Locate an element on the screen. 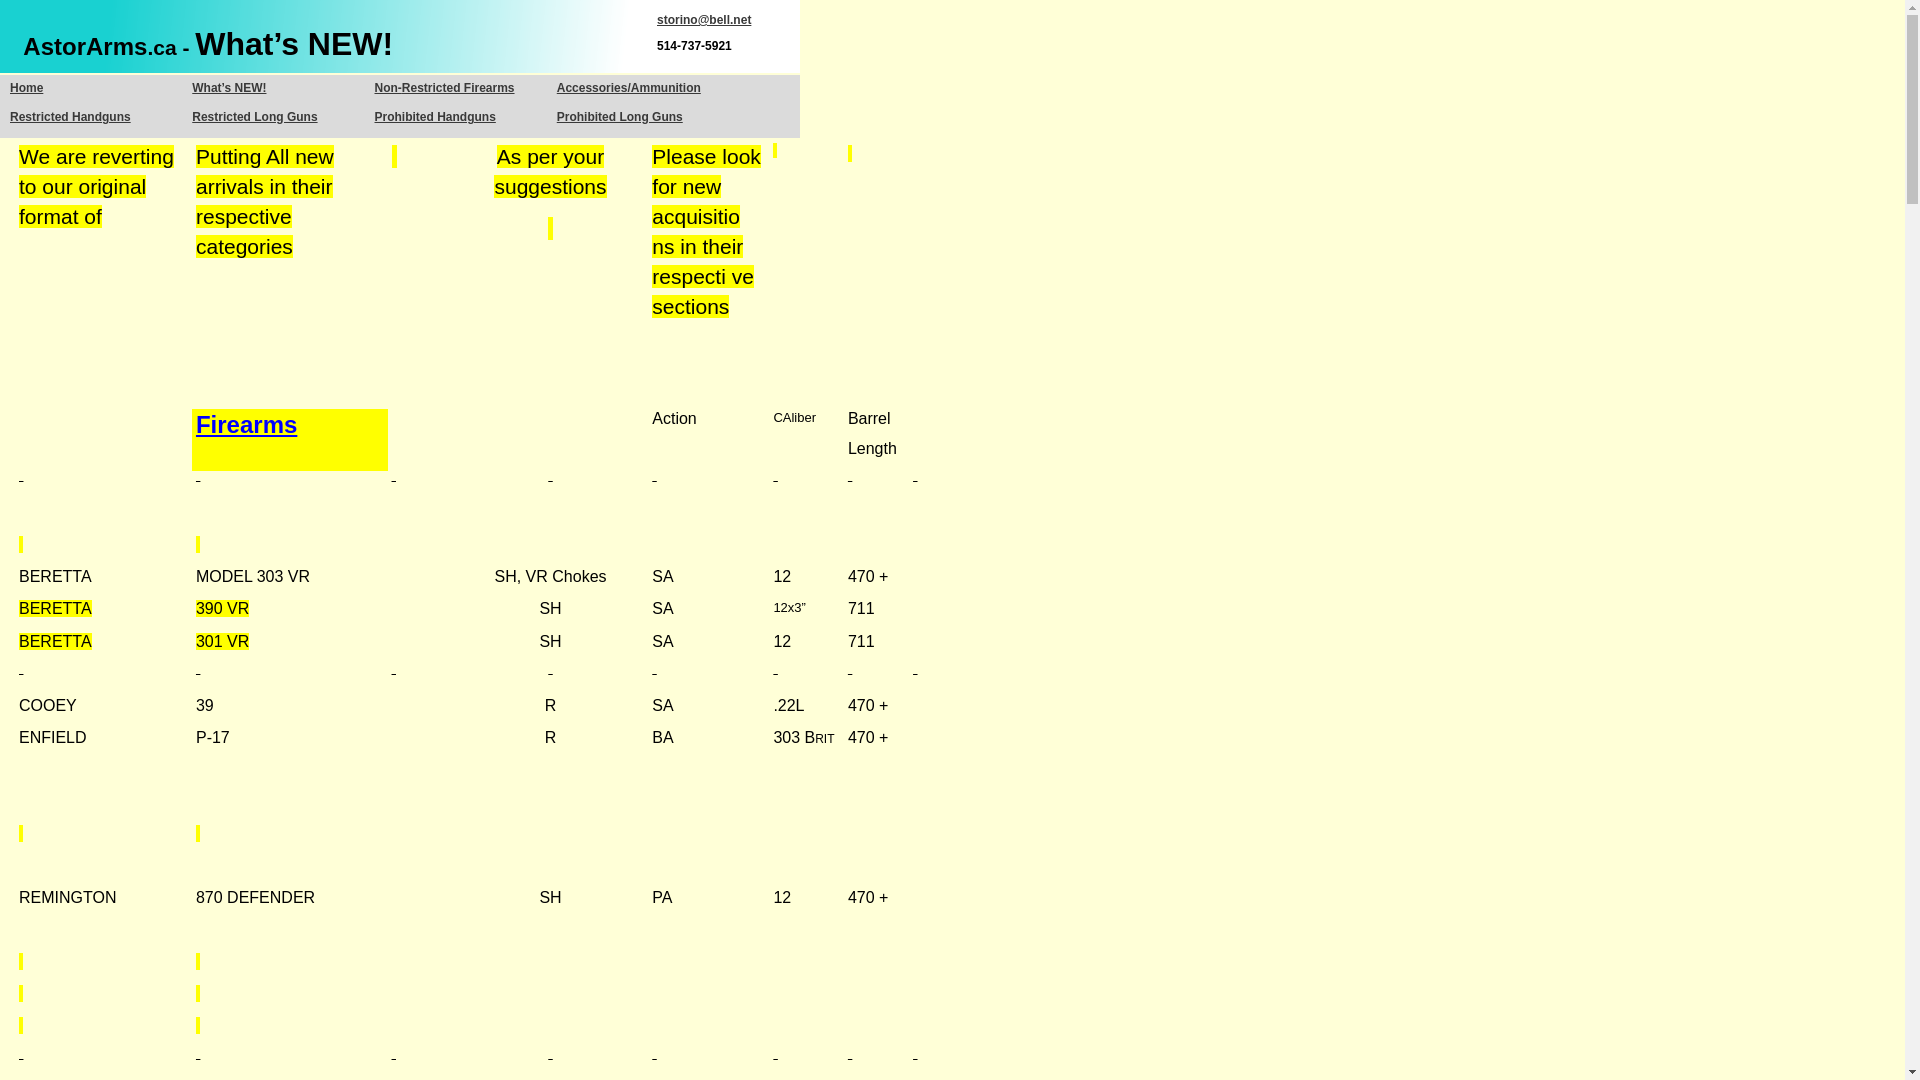 Image resolution: width=1920 pixels, height=1080 pixels. 'Restricted Handguns' is located at coordinates (9, 116).